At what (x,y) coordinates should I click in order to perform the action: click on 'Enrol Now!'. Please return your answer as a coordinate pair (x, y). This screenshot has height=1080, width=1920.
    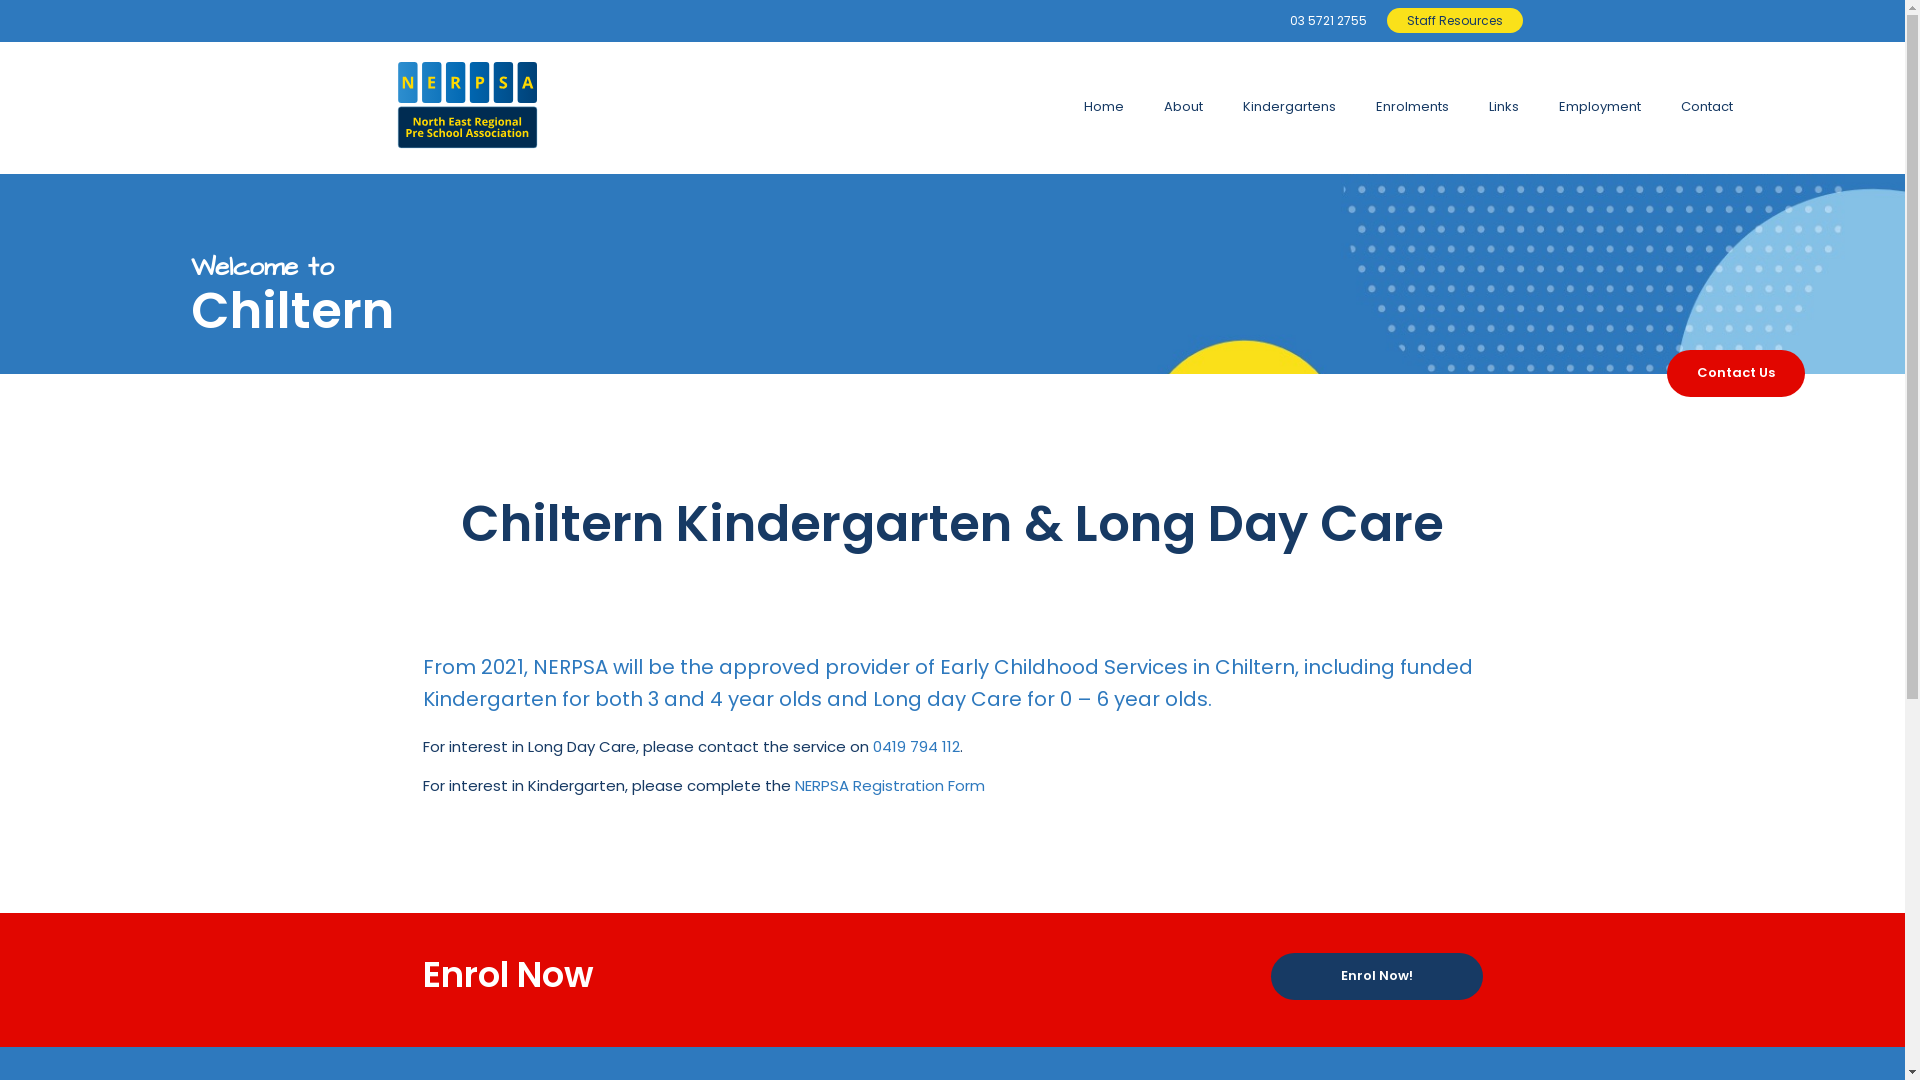
    Looking at the image, I should click on (1269, 975).